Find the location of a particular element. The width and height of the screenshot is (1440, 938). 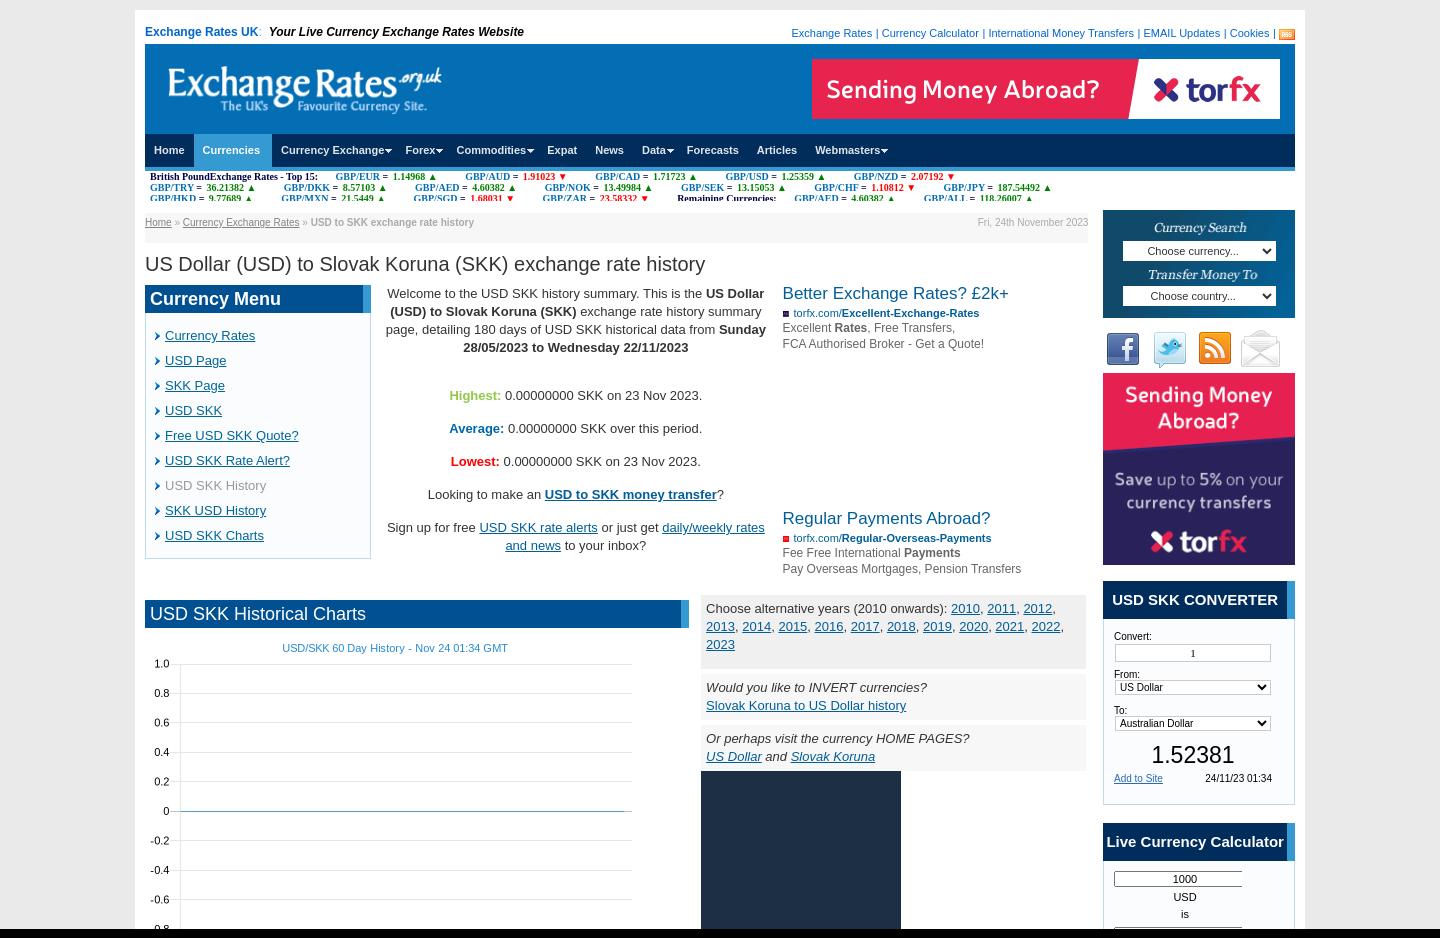

'2020' is located at coordinates (972, 626).